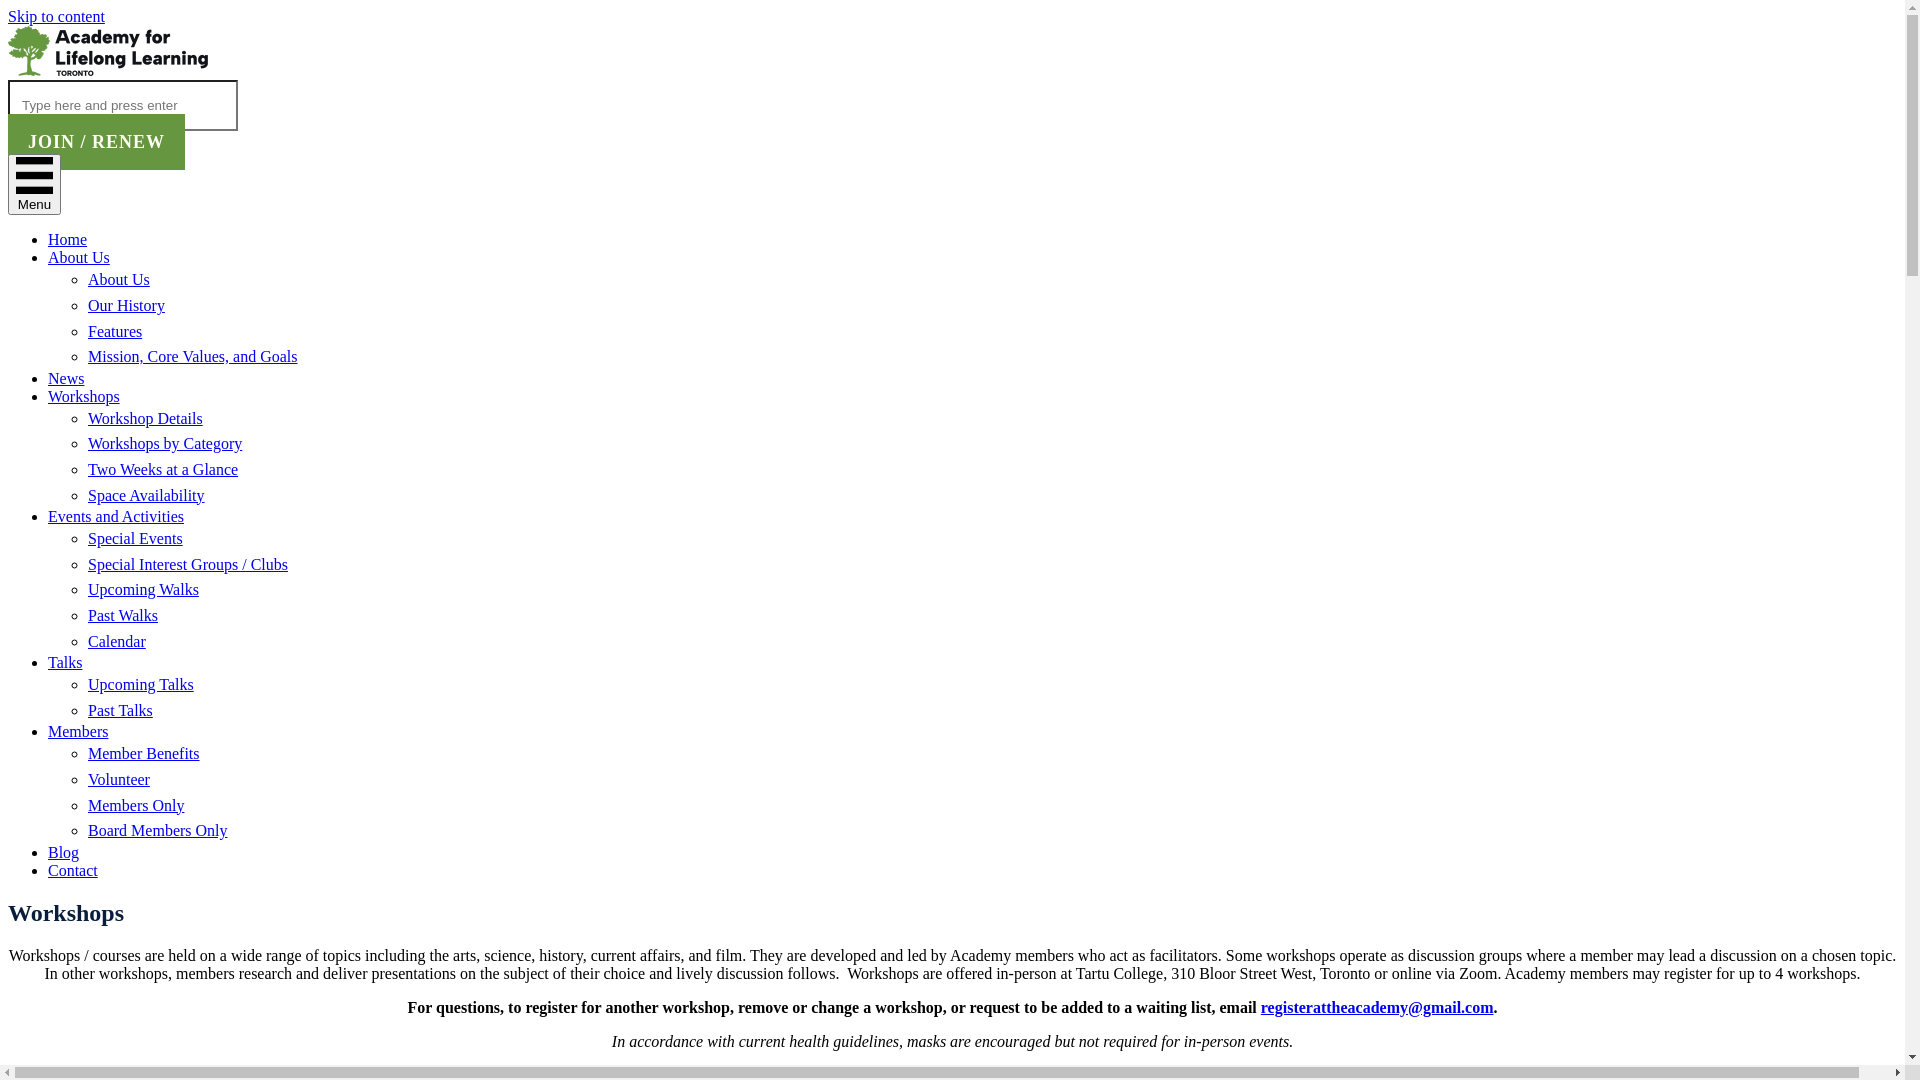 This screenshot has width=1920, height=1080. What do you see at coordinates (118, 778) in the screenshot?
I see `'Volunteer'` at bounding box center [118, 778].